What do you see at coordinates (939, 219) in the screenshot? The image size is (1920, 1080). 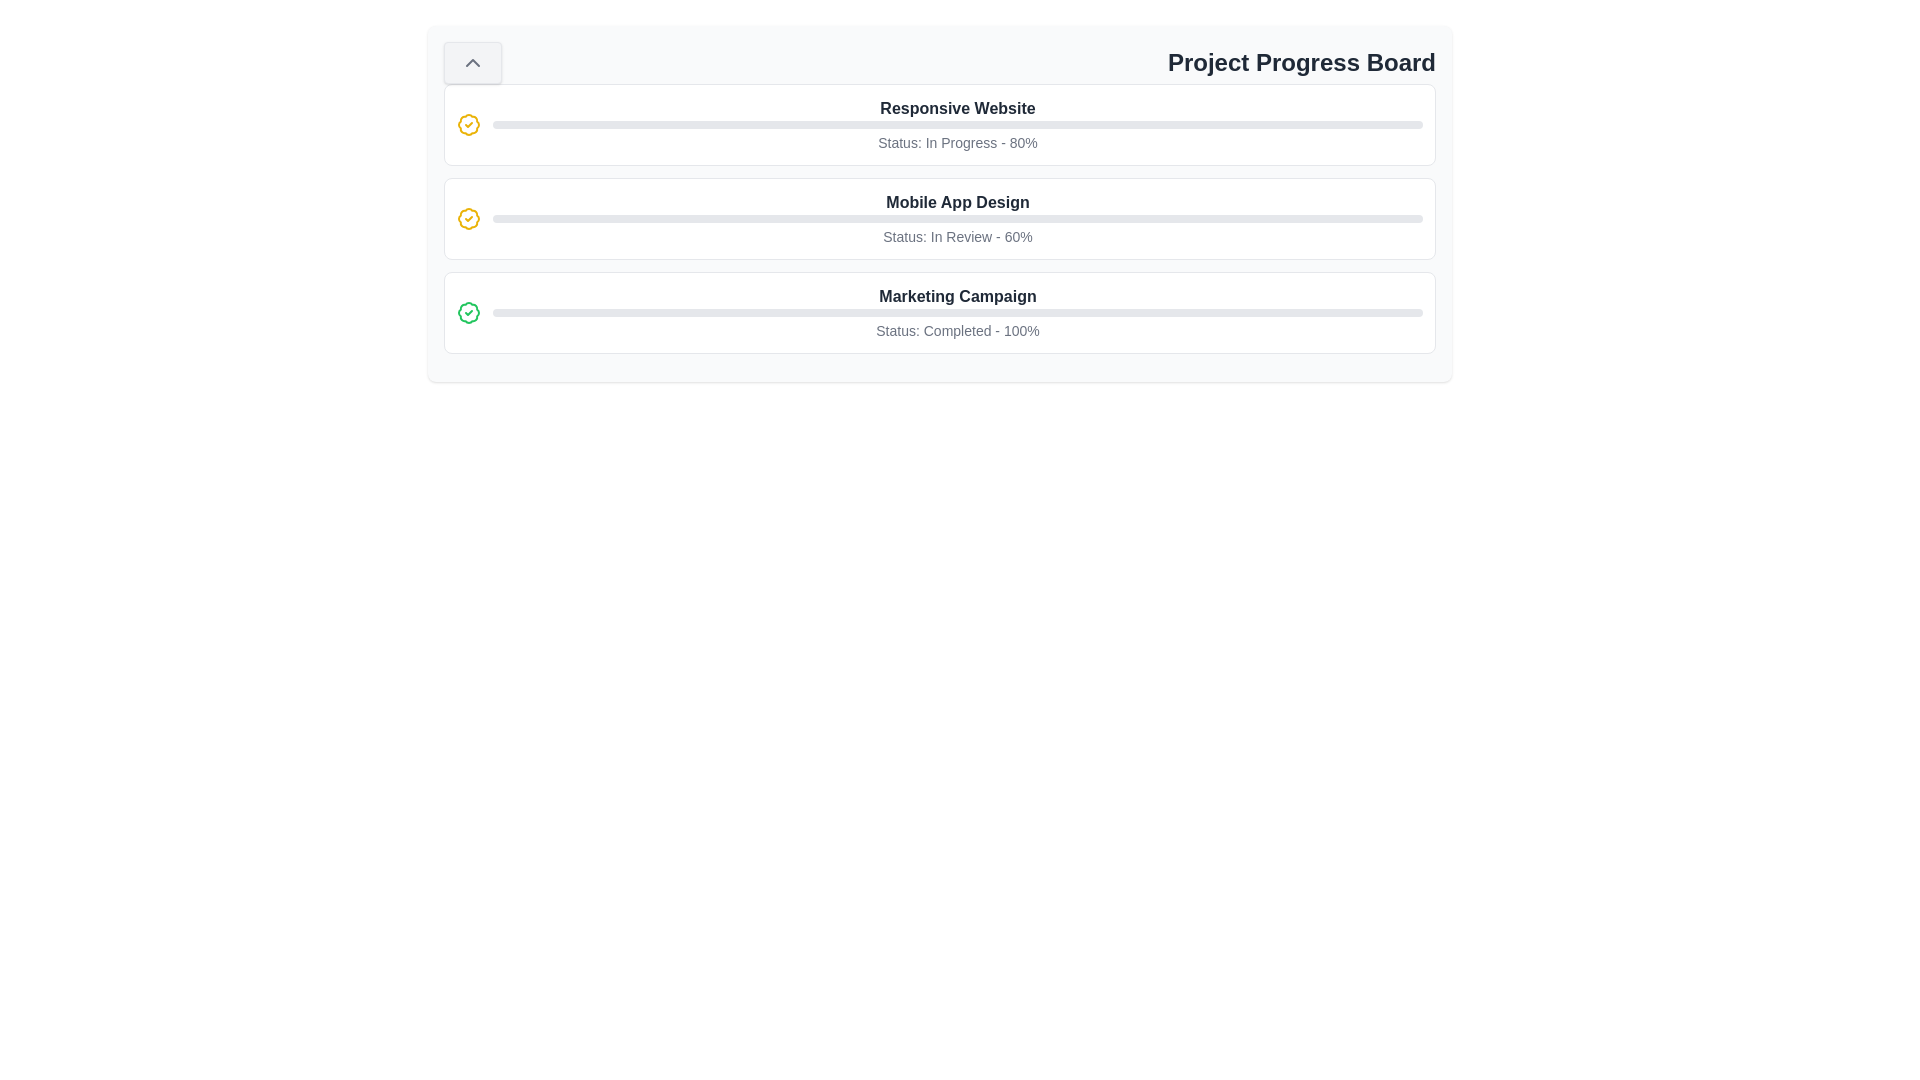 I see `the Project status display card titled 'Mobile App Design' which shows a status of 'In Review - 60%'` at bounding box center [939, 219].